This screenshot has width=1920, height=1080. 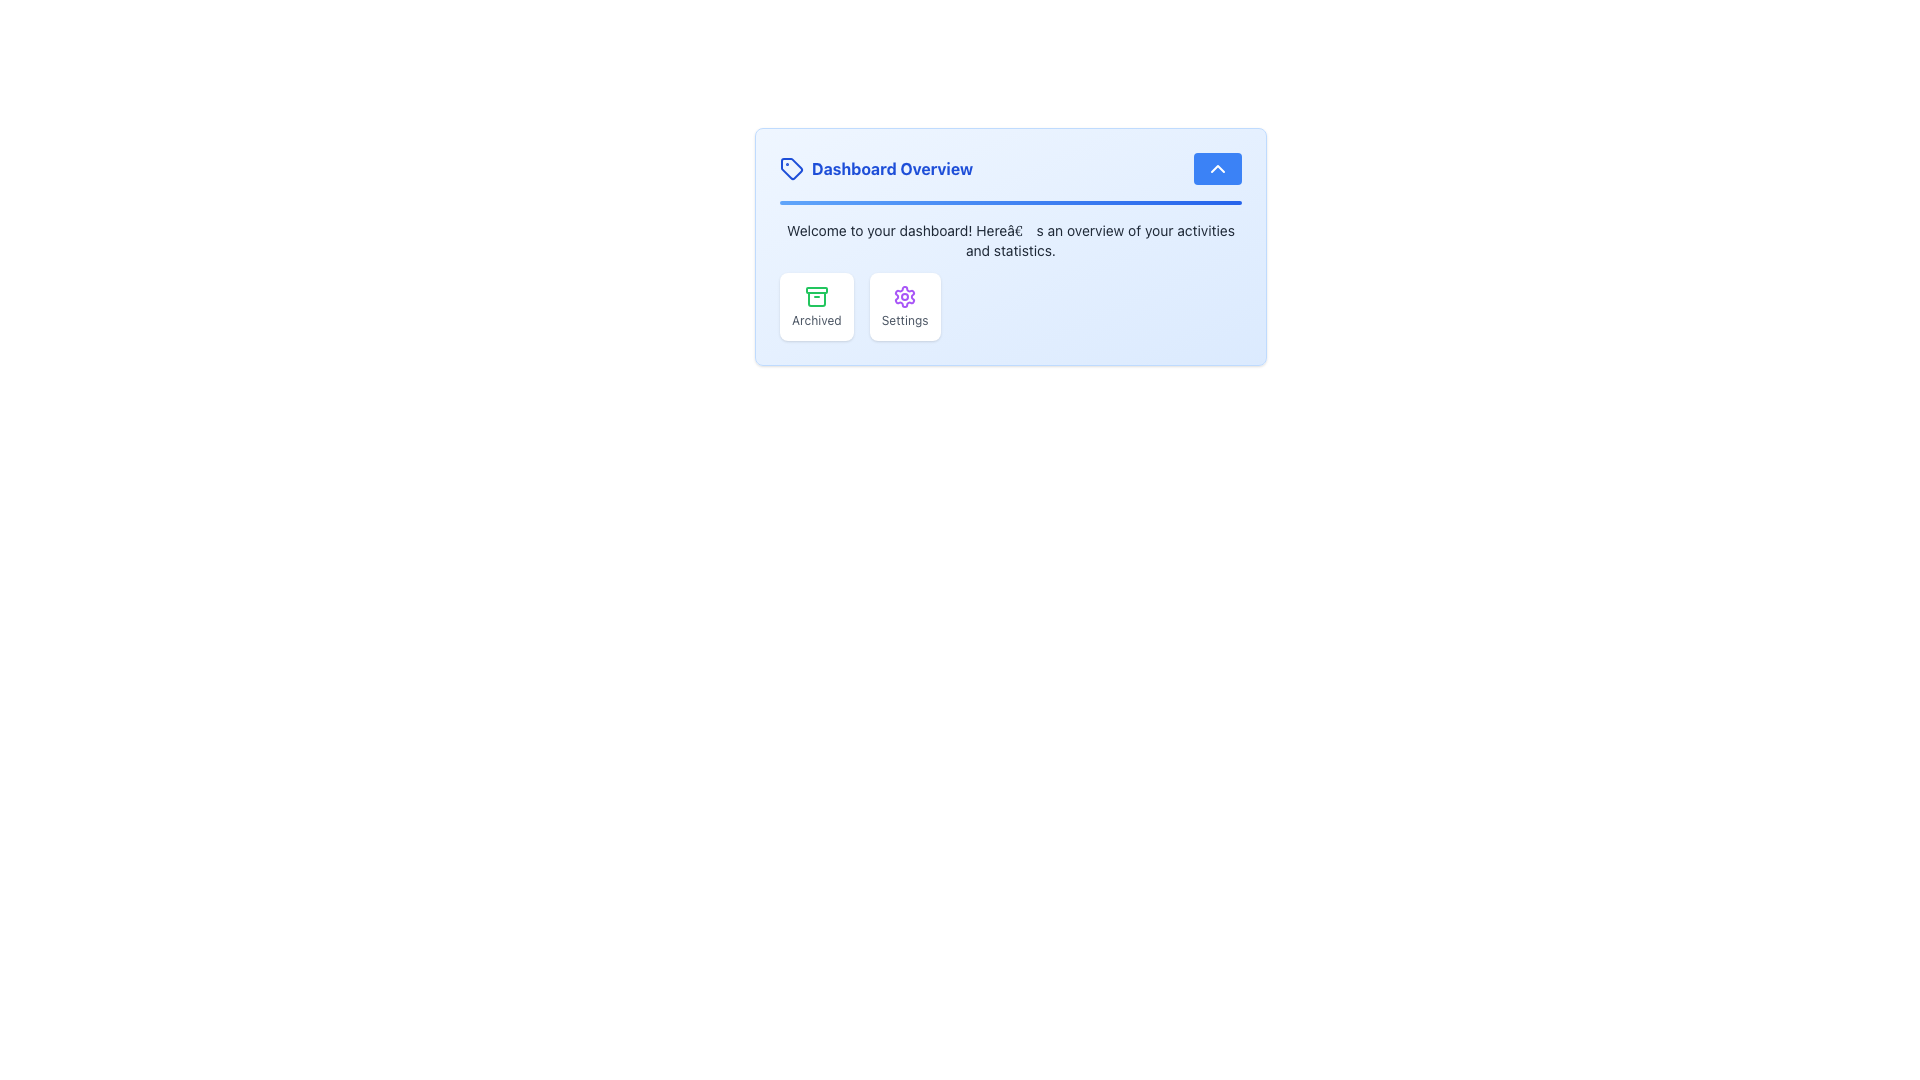 What do you see at coordinates (1011, 203) in the screenshot?
I see `the Horizontal Divider located below the 'Dashboard Overview' header, which serves as a visual separator between sections of content` at bounding box center [1011, 203].